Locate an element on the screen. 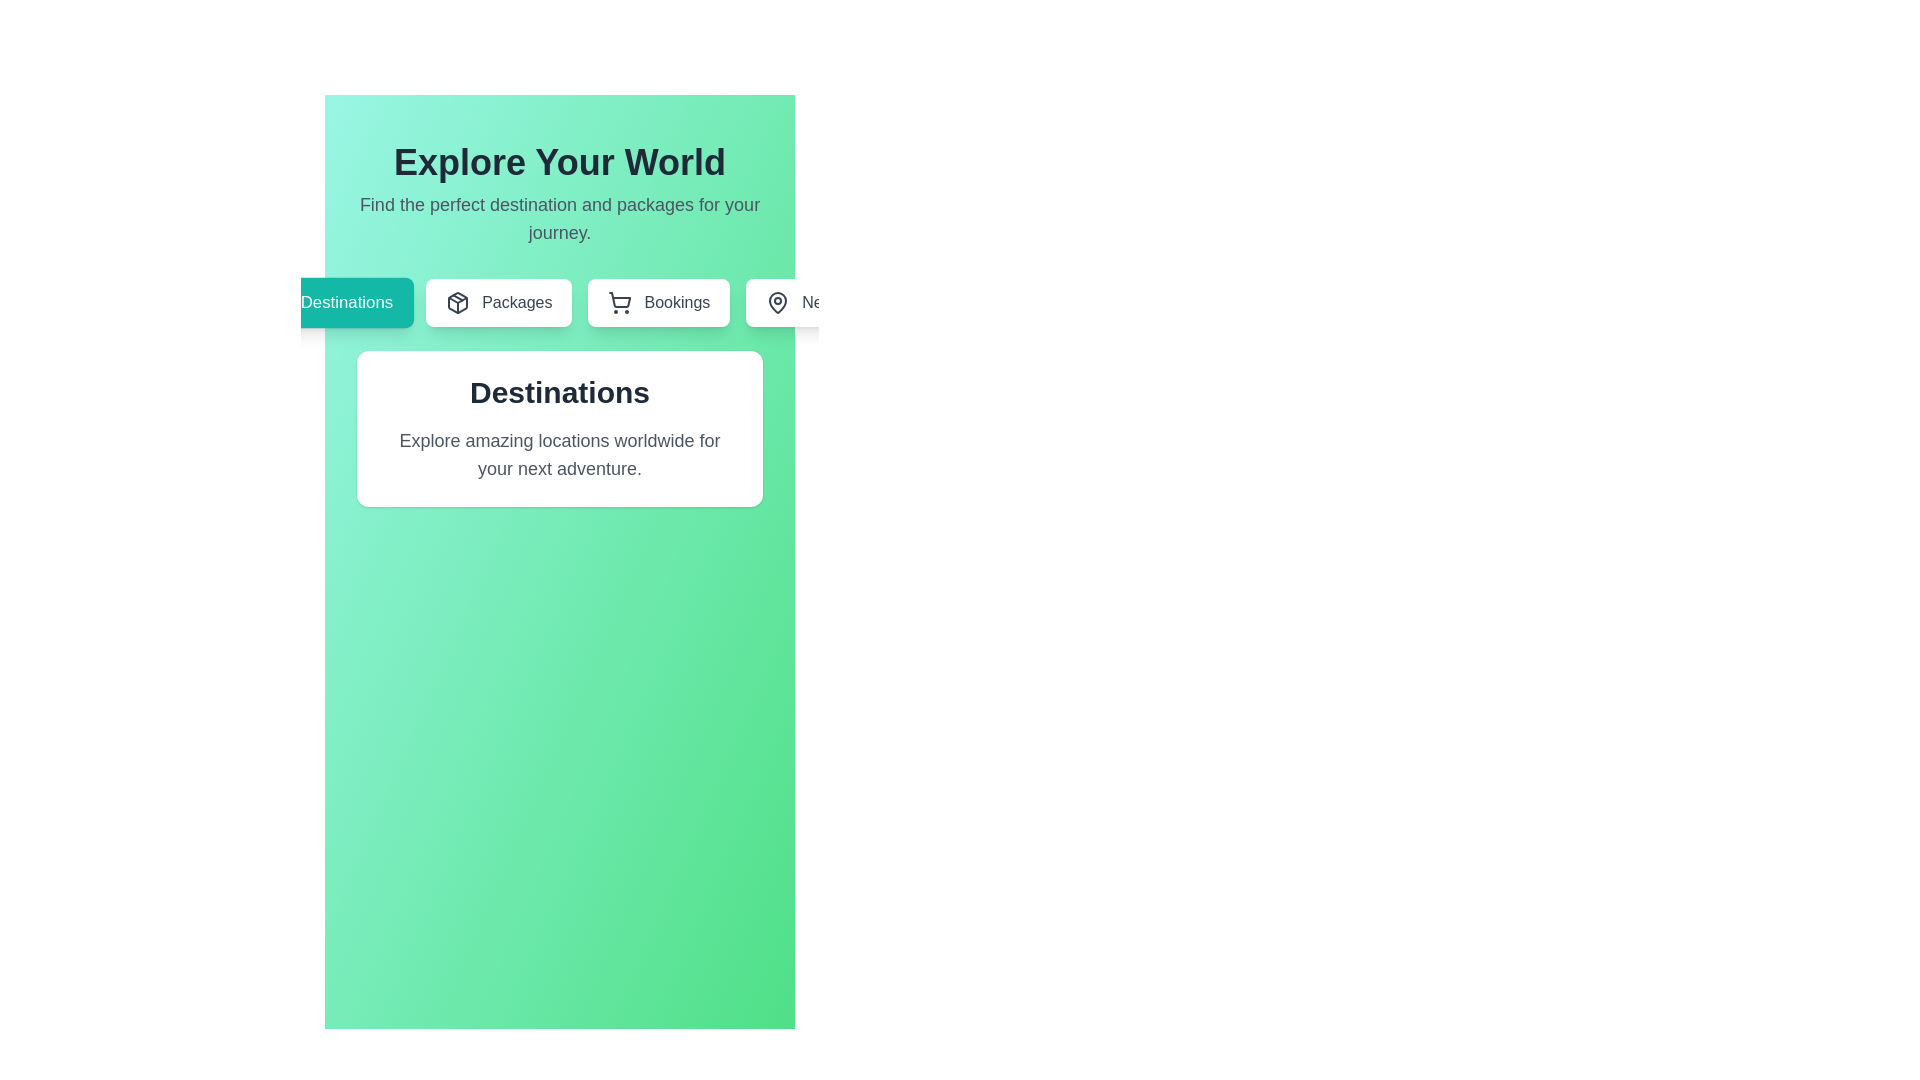 The height and width of the screenshot is (1080, 1920). the tab labeled 'Destinations' to navigate to the respective section is located at coordinates (327, 303).